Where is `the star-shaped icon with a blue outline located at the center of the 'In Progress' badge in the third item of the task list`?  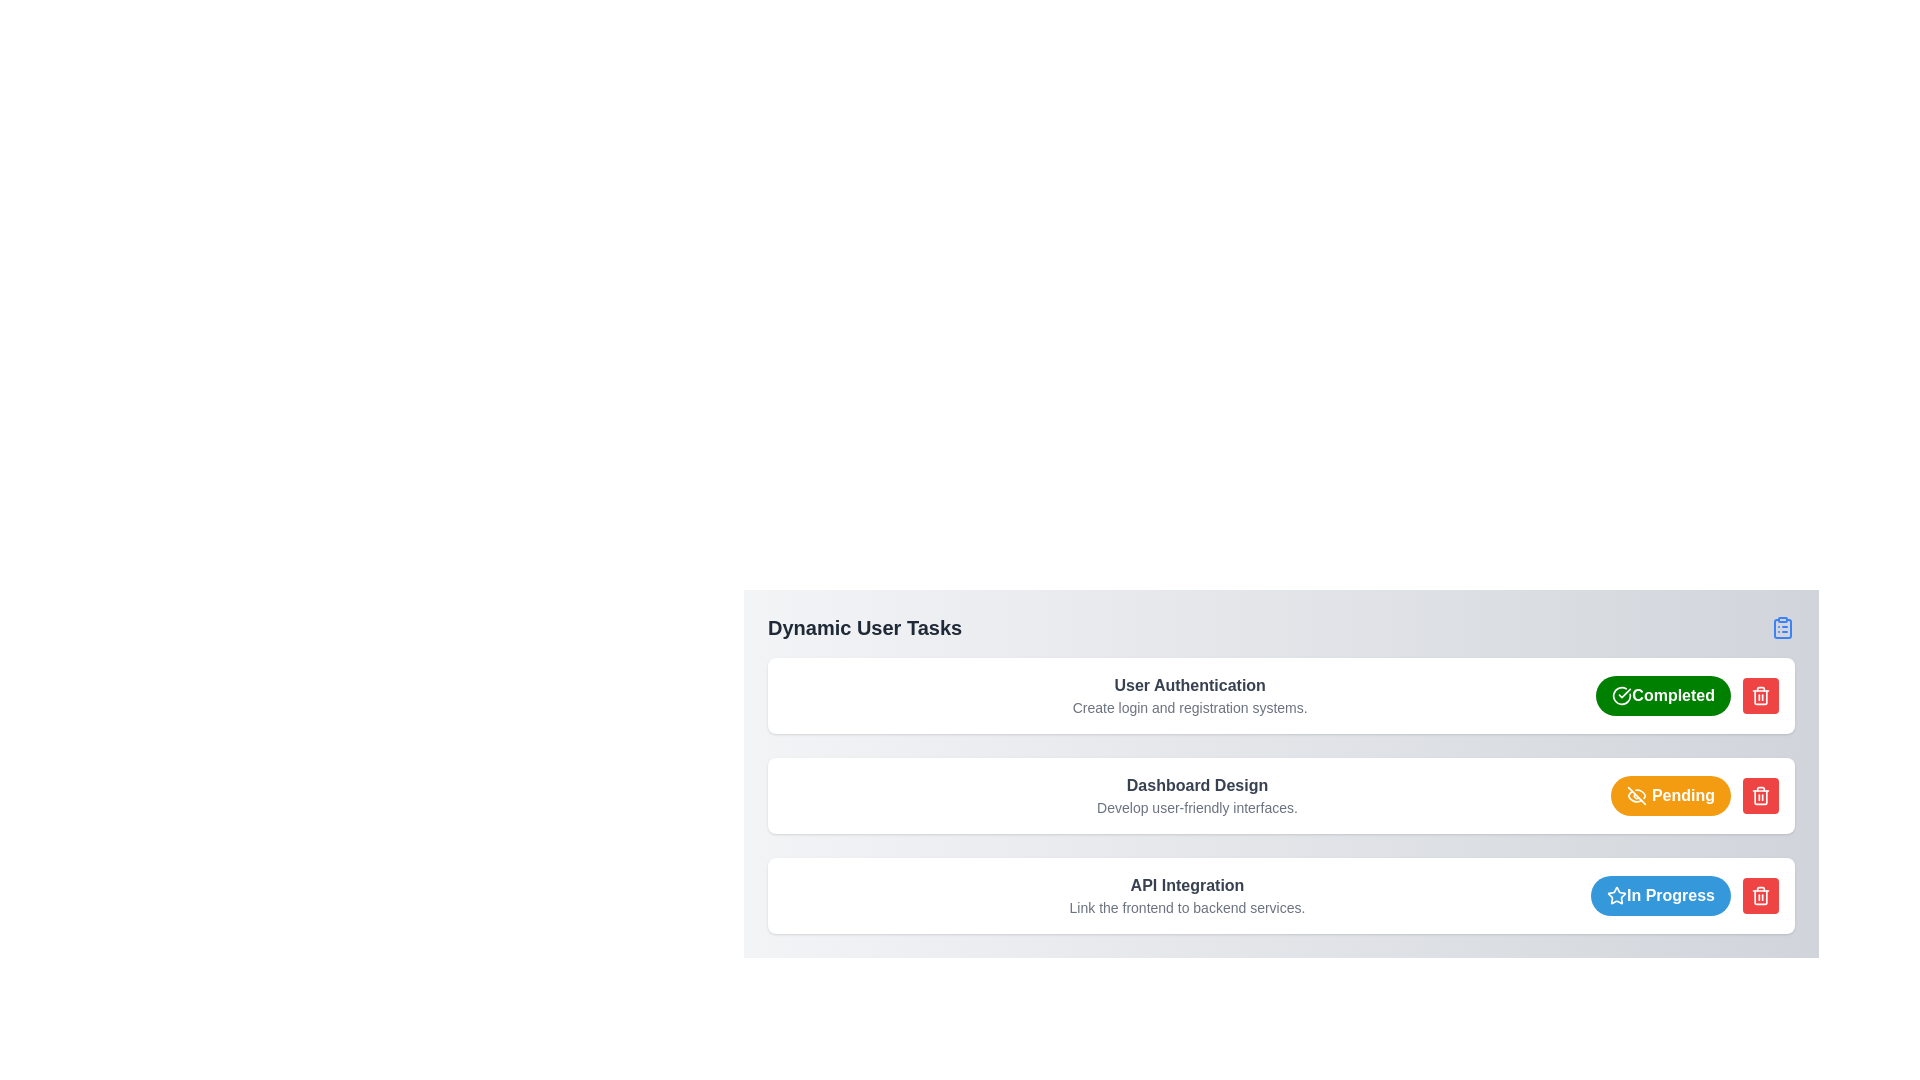 the star-shaped icon with a blue outline located at the center of the 'In Progress' badge in the third item of the task list is located at coordinates (1617, 894).